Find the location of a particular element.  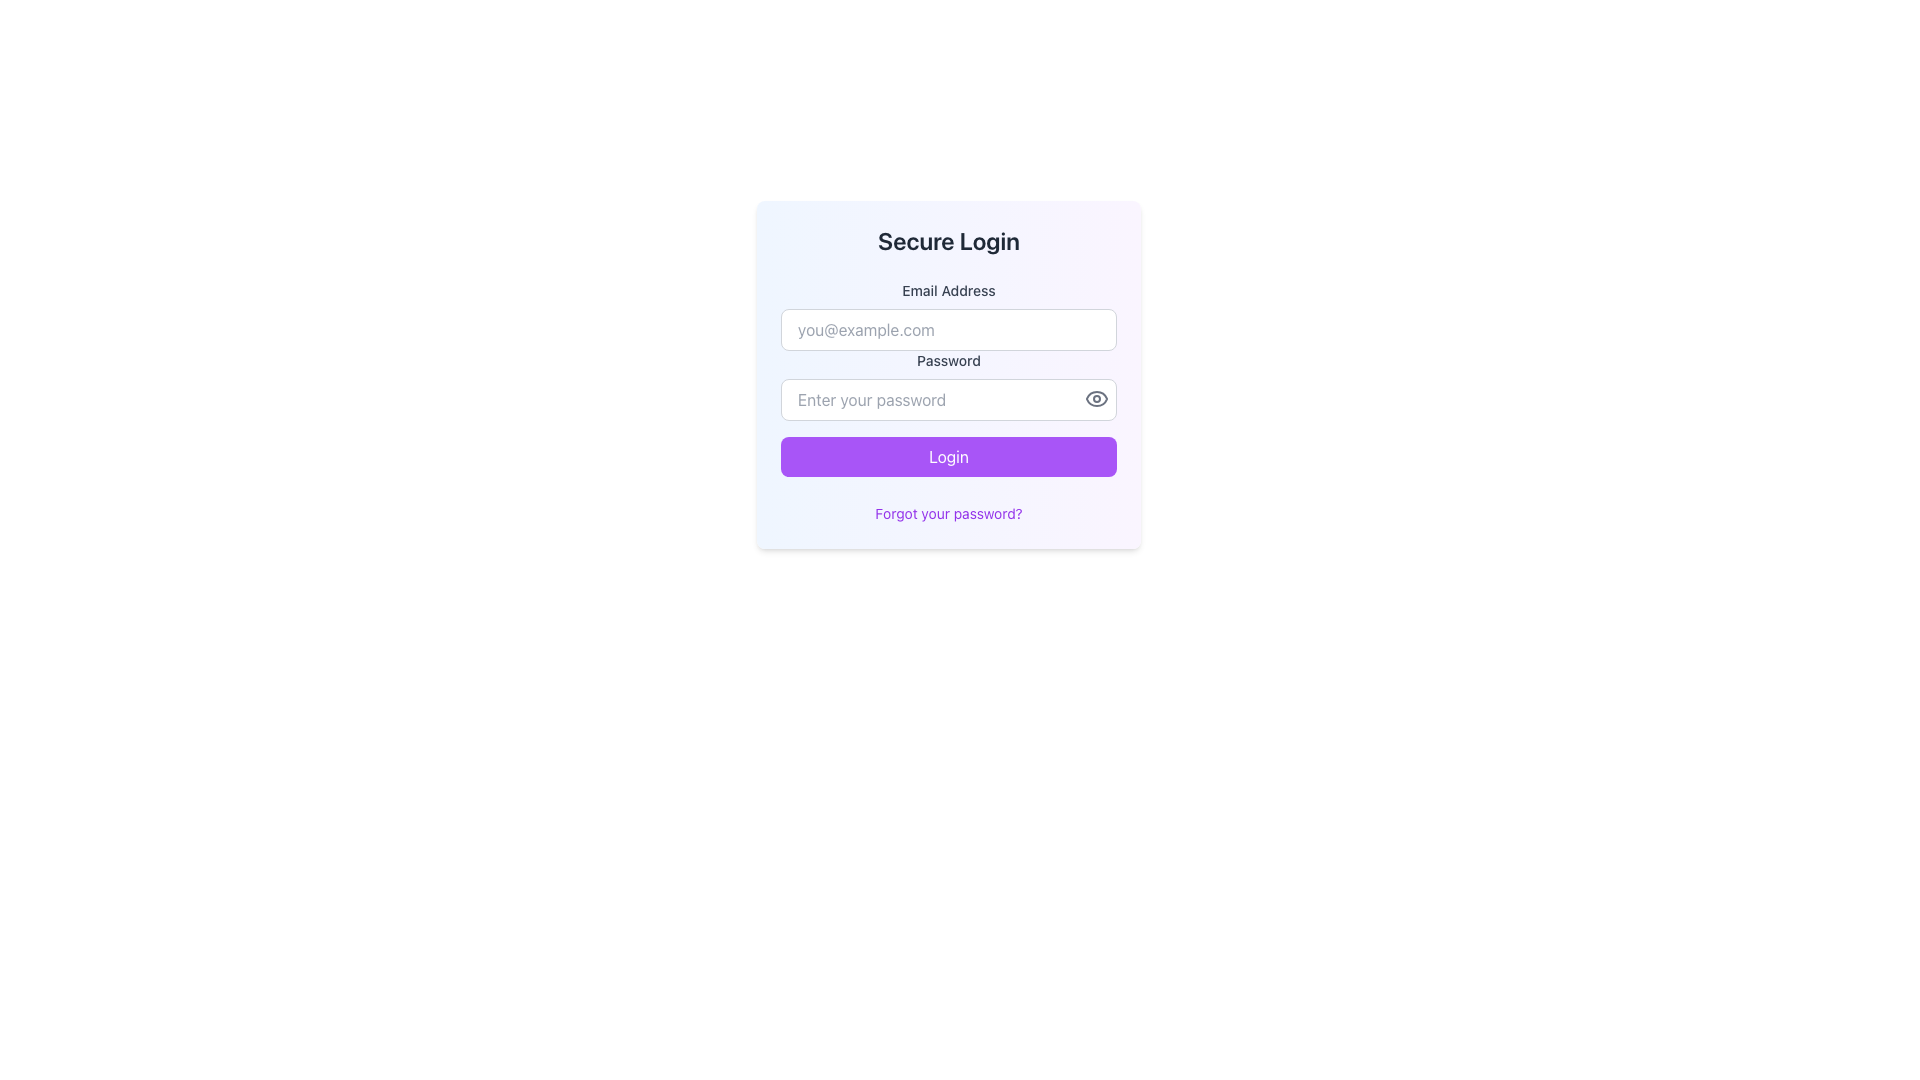

the hyperlink located at the bottom of the login form is located at coordinates (948, 512).